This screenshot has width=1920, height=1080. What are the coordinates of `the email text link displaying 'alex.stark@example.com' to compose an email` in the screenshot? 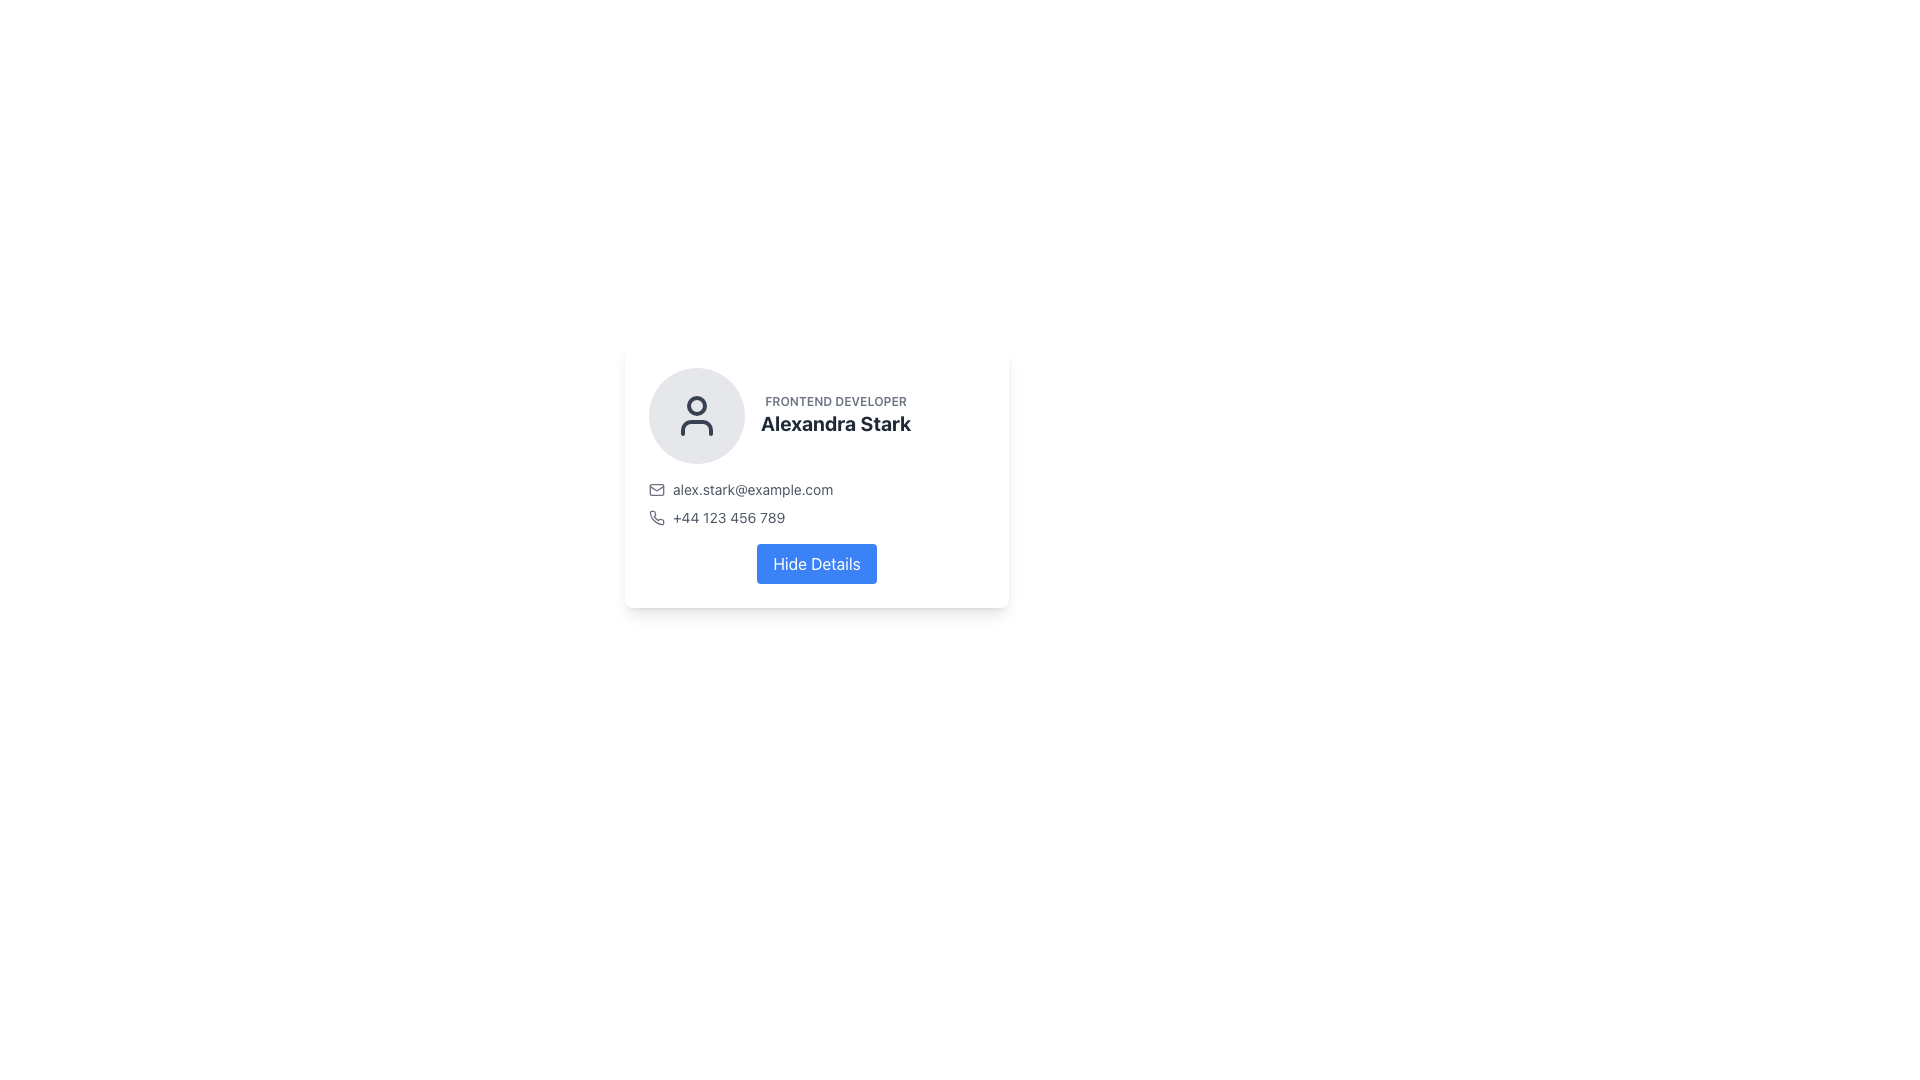 It's located at (816, 489).